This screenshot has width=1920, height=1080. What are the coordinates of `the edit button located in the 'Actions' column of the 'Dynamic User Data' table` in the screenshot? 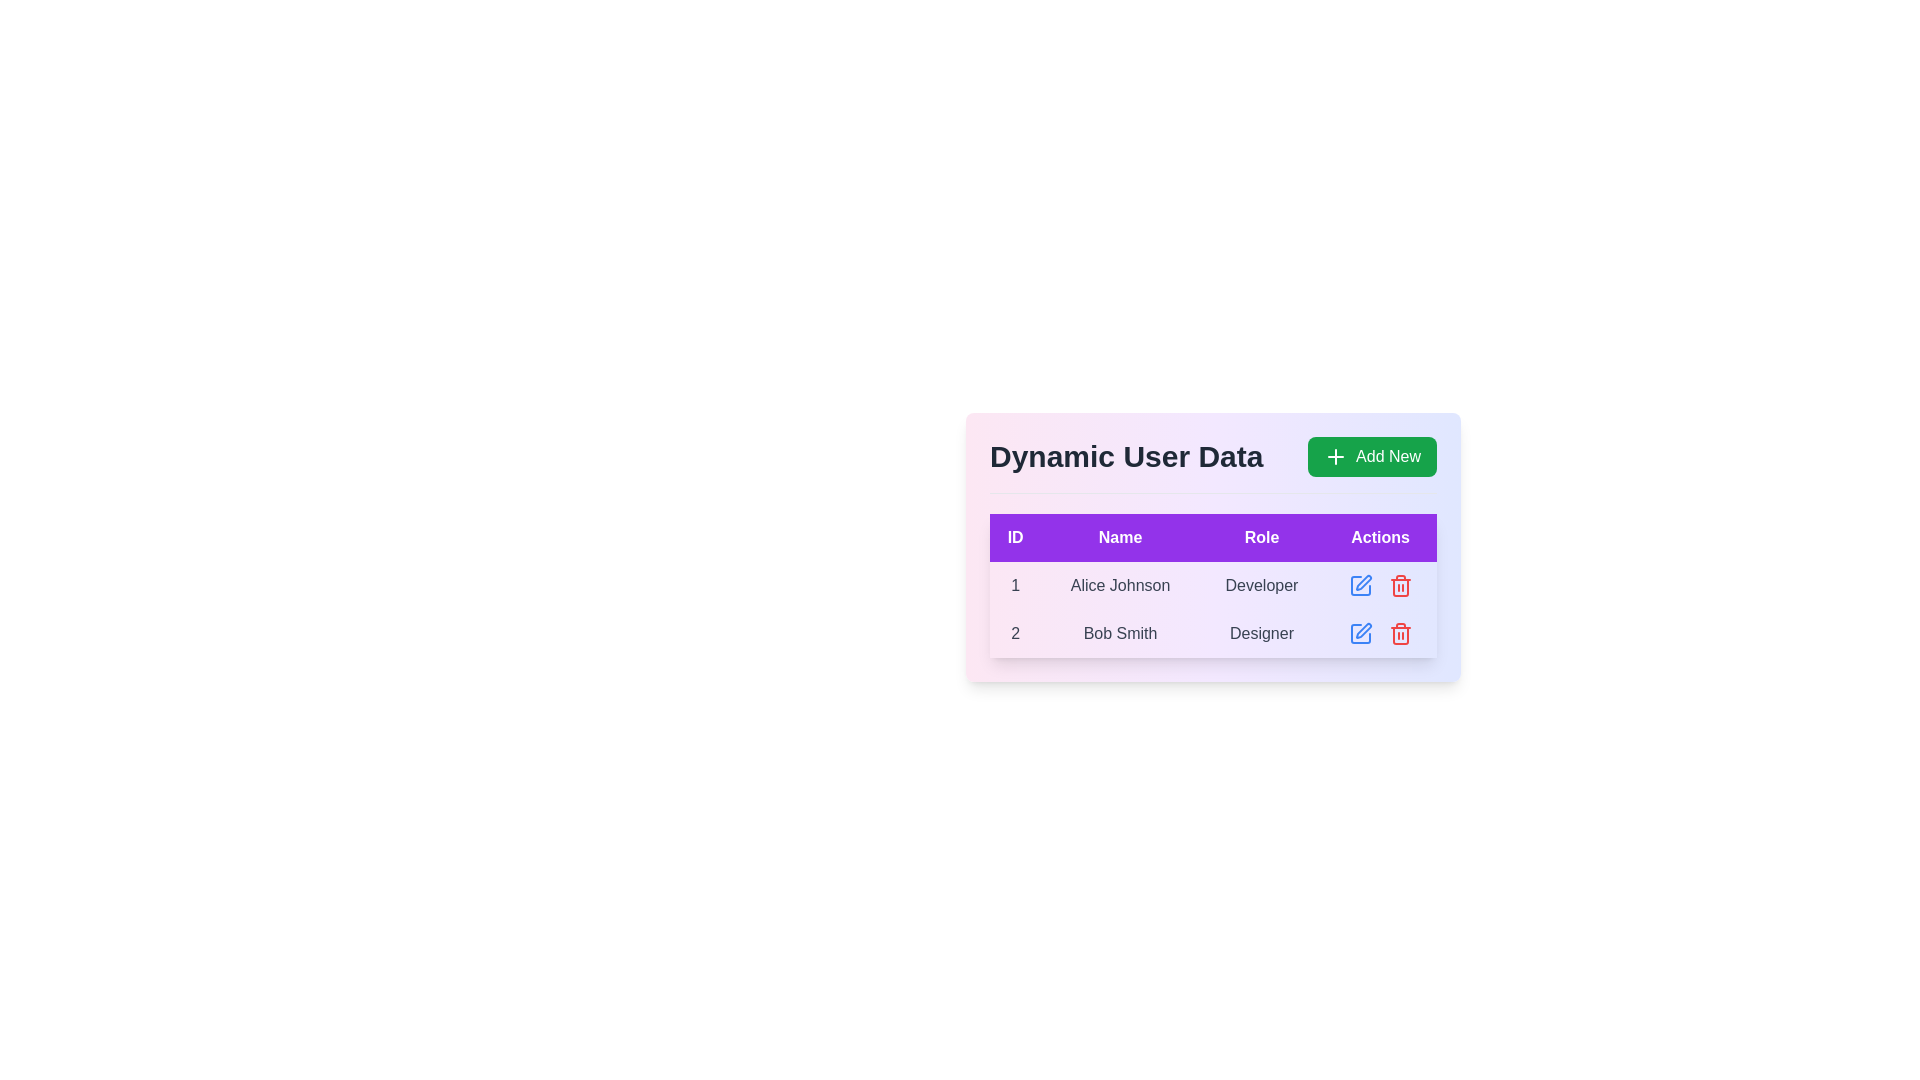 It's located at (1360, 585).